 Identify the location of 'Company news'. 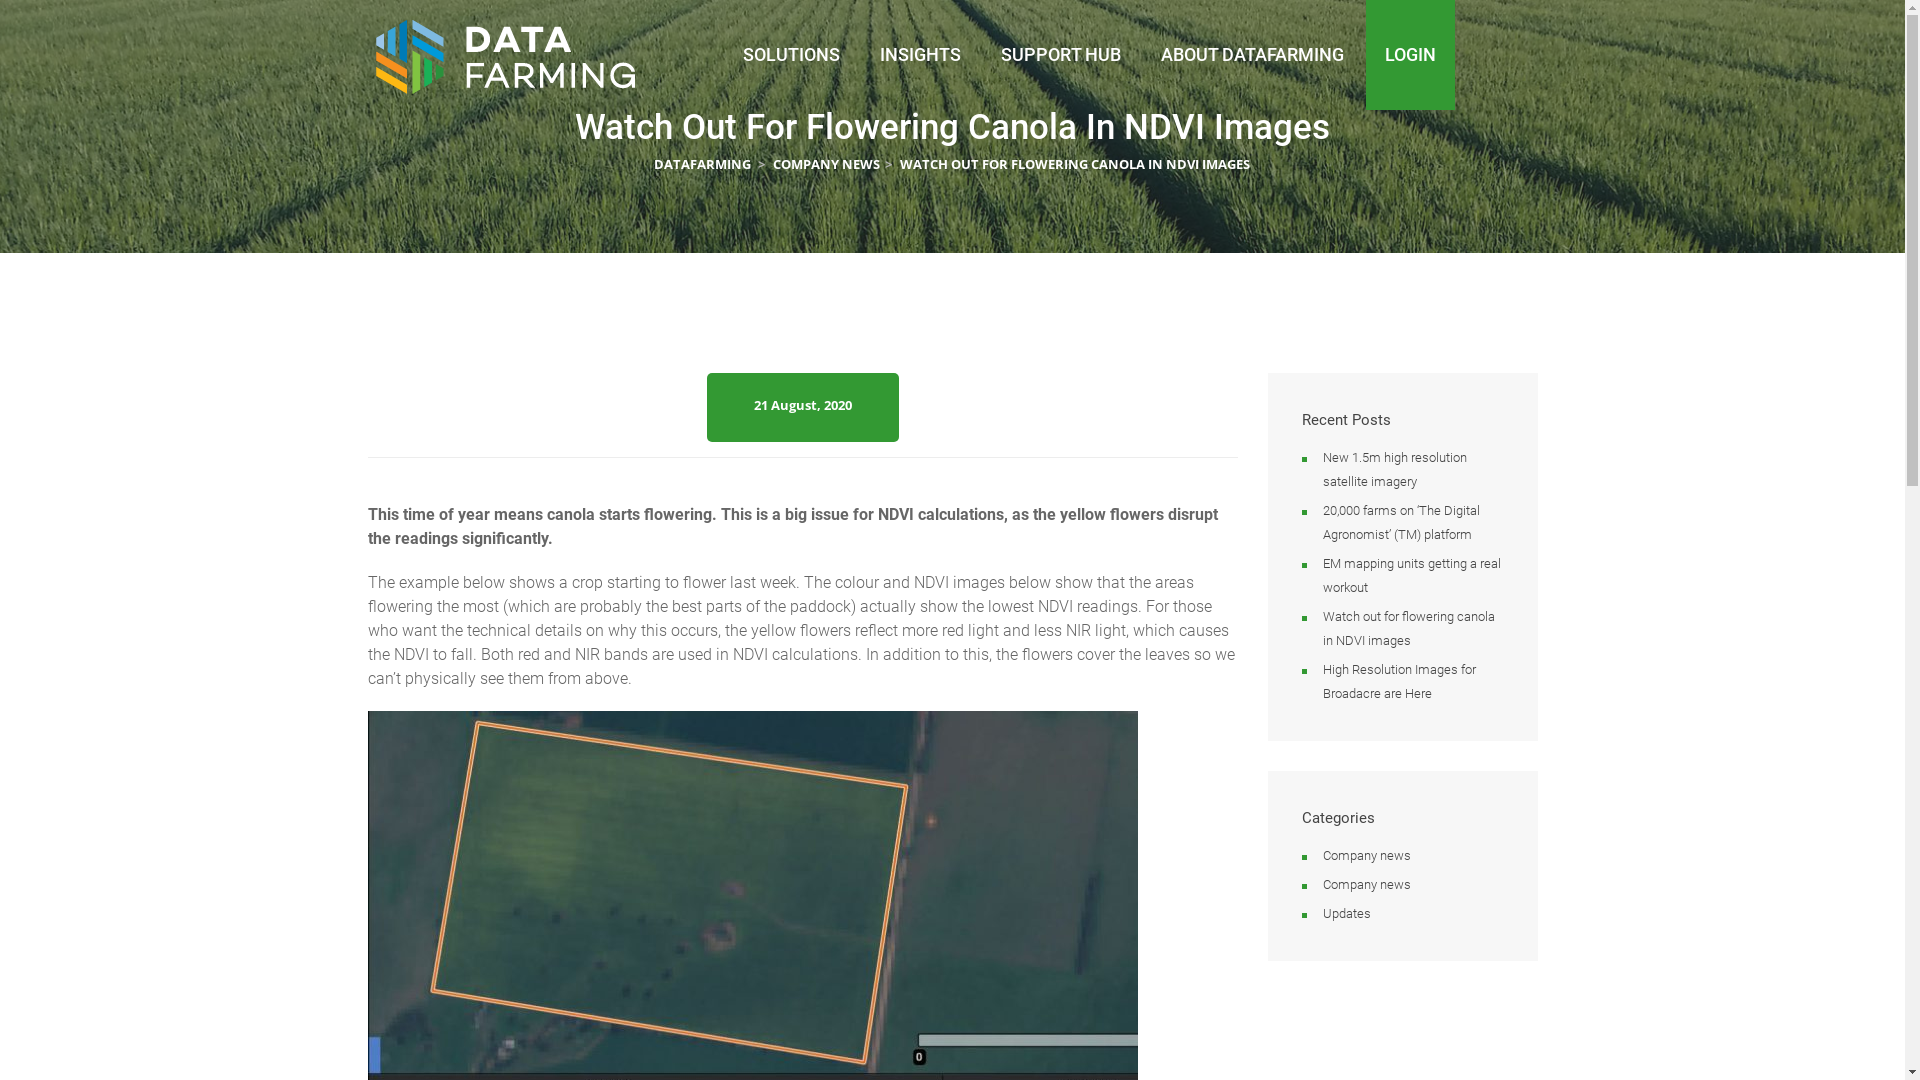
(1365, 855).